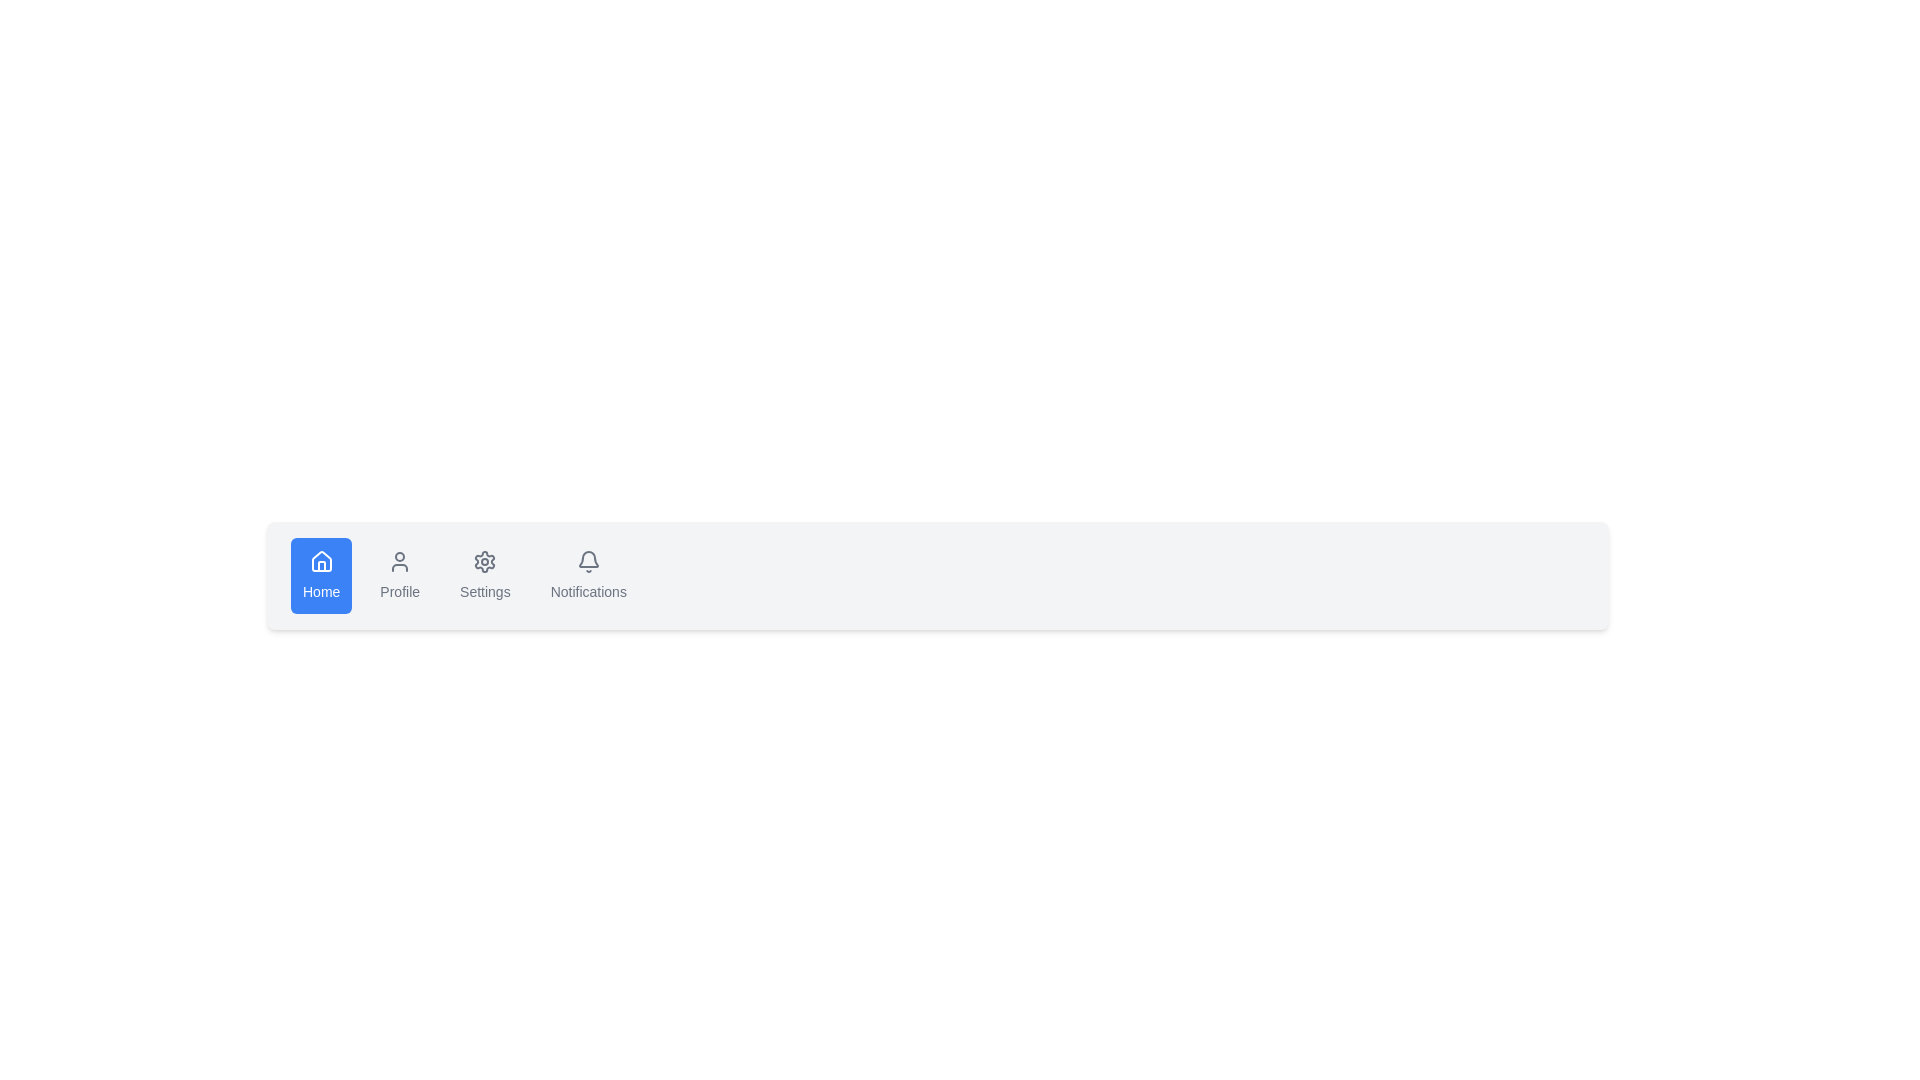  I want to click on the 'Settings' icon located in the horizontal navigation bar, so click(485, 562).